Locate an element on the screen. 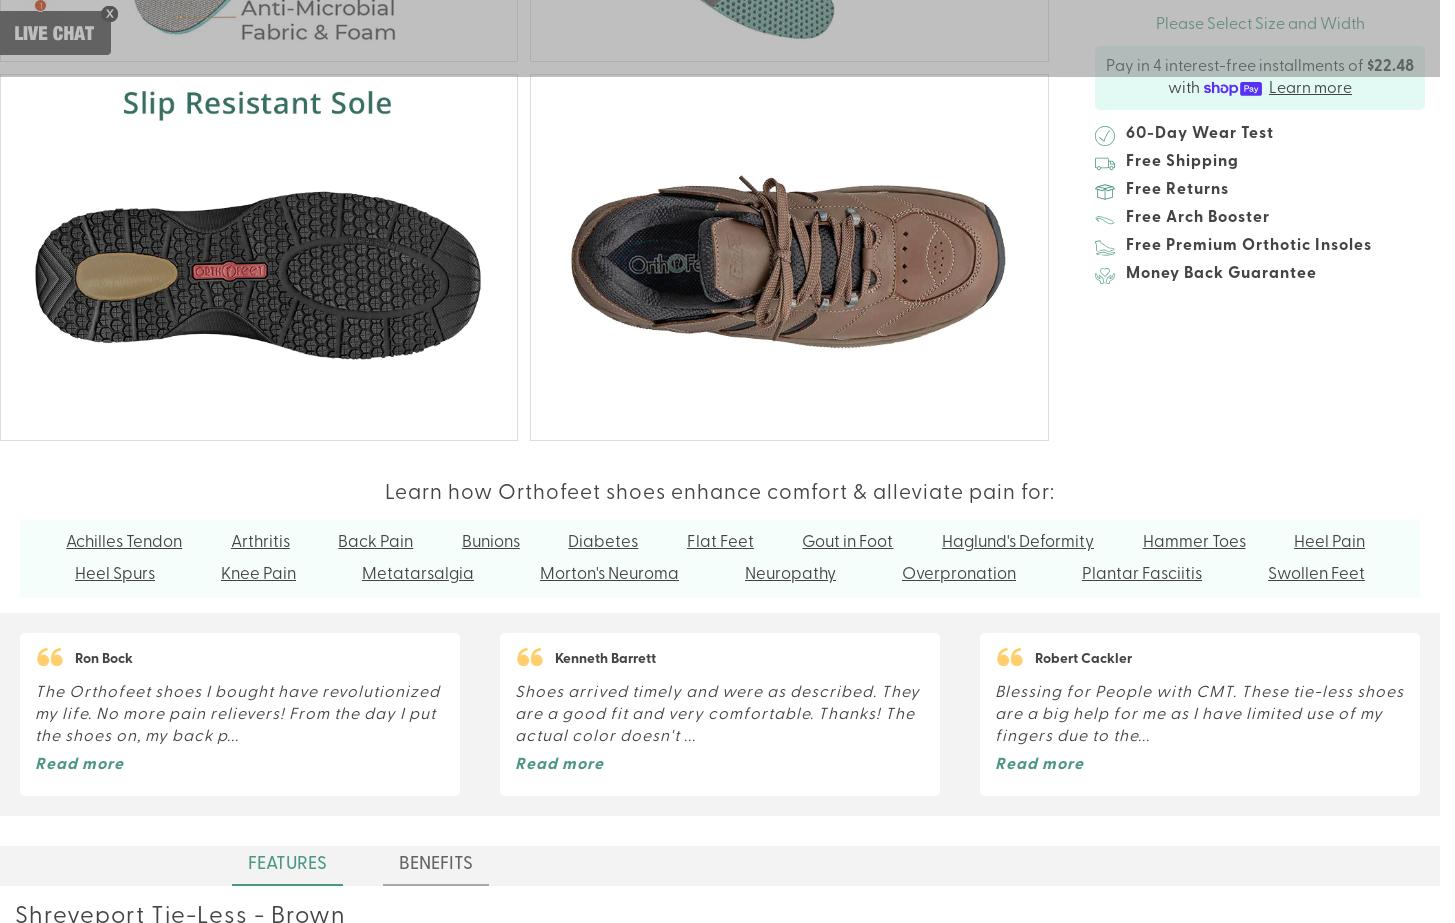 Image resolution: width=1455 pixels, height=923 pixels. 'Overpronation' is located at coordinates (957, 573).